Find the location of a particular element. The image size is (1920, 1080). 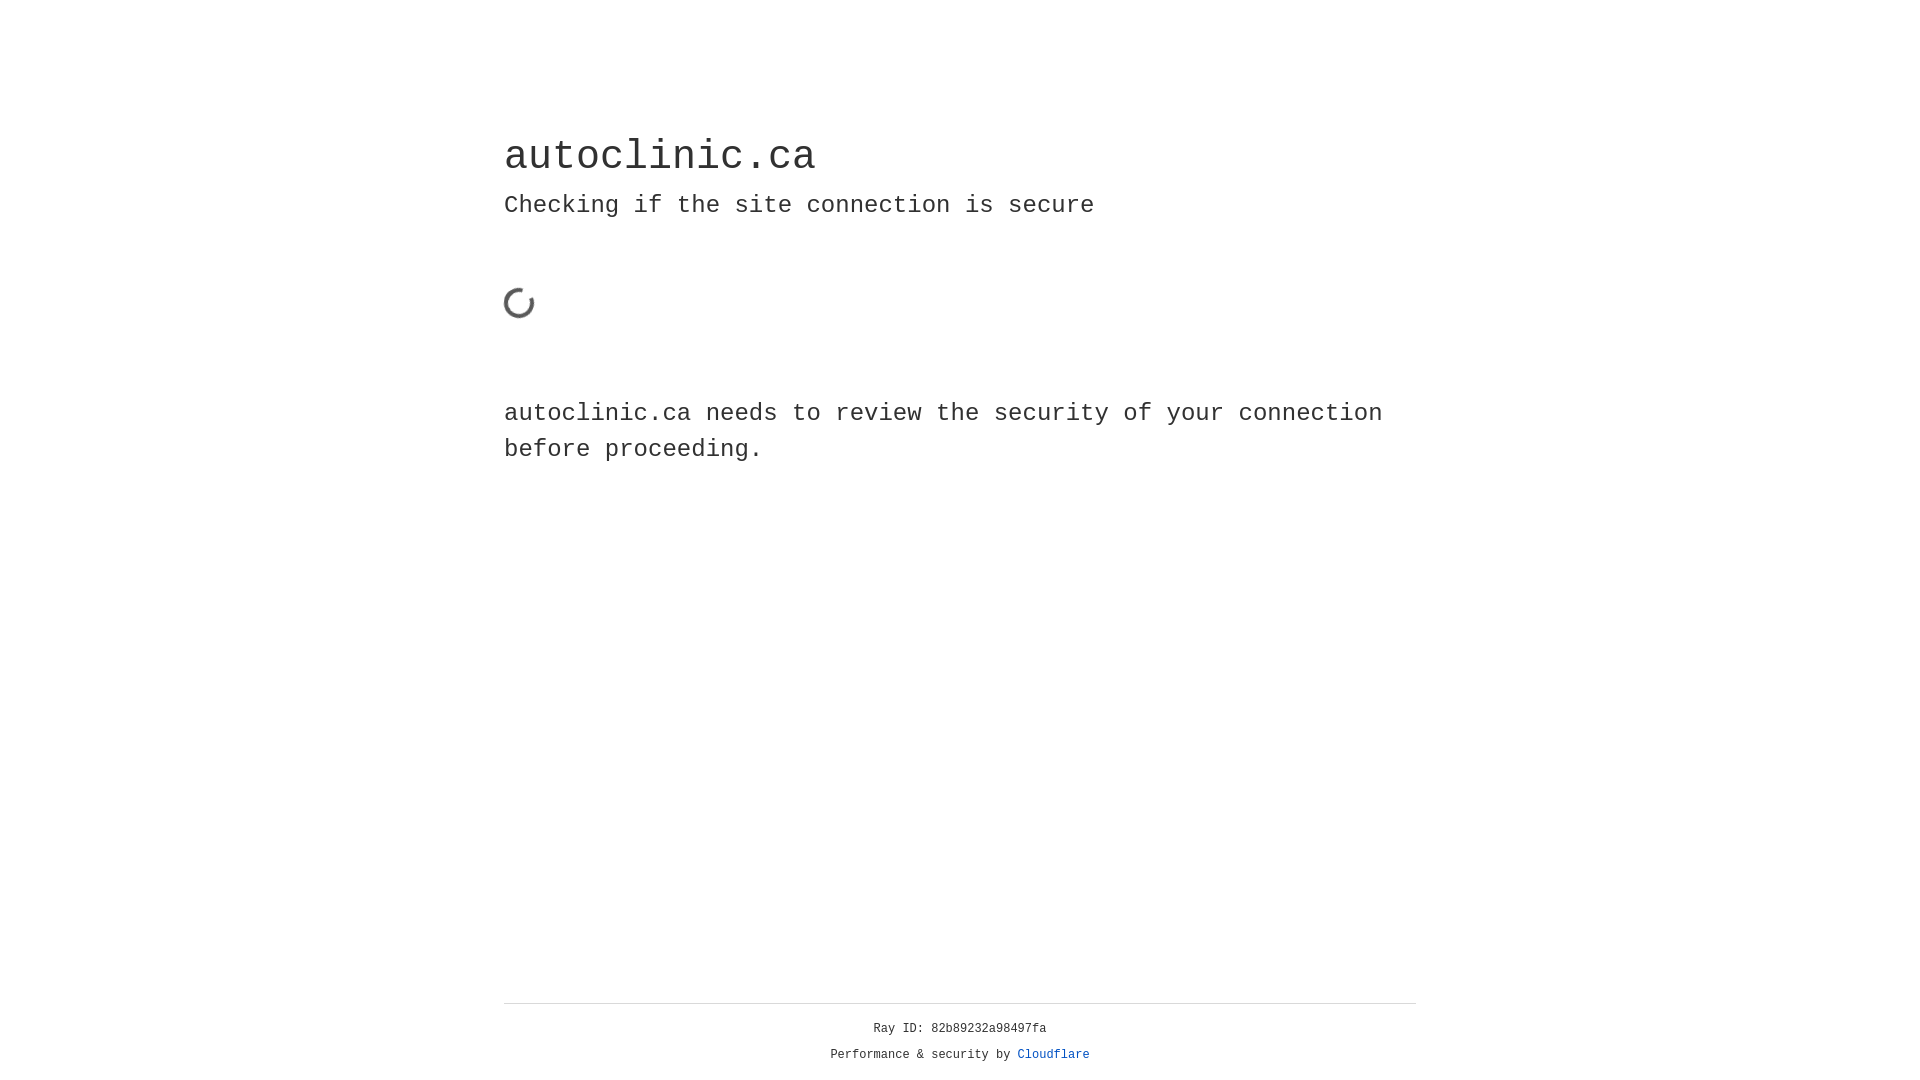

'Cloudflare' is located at coordinates (1053, 1054).